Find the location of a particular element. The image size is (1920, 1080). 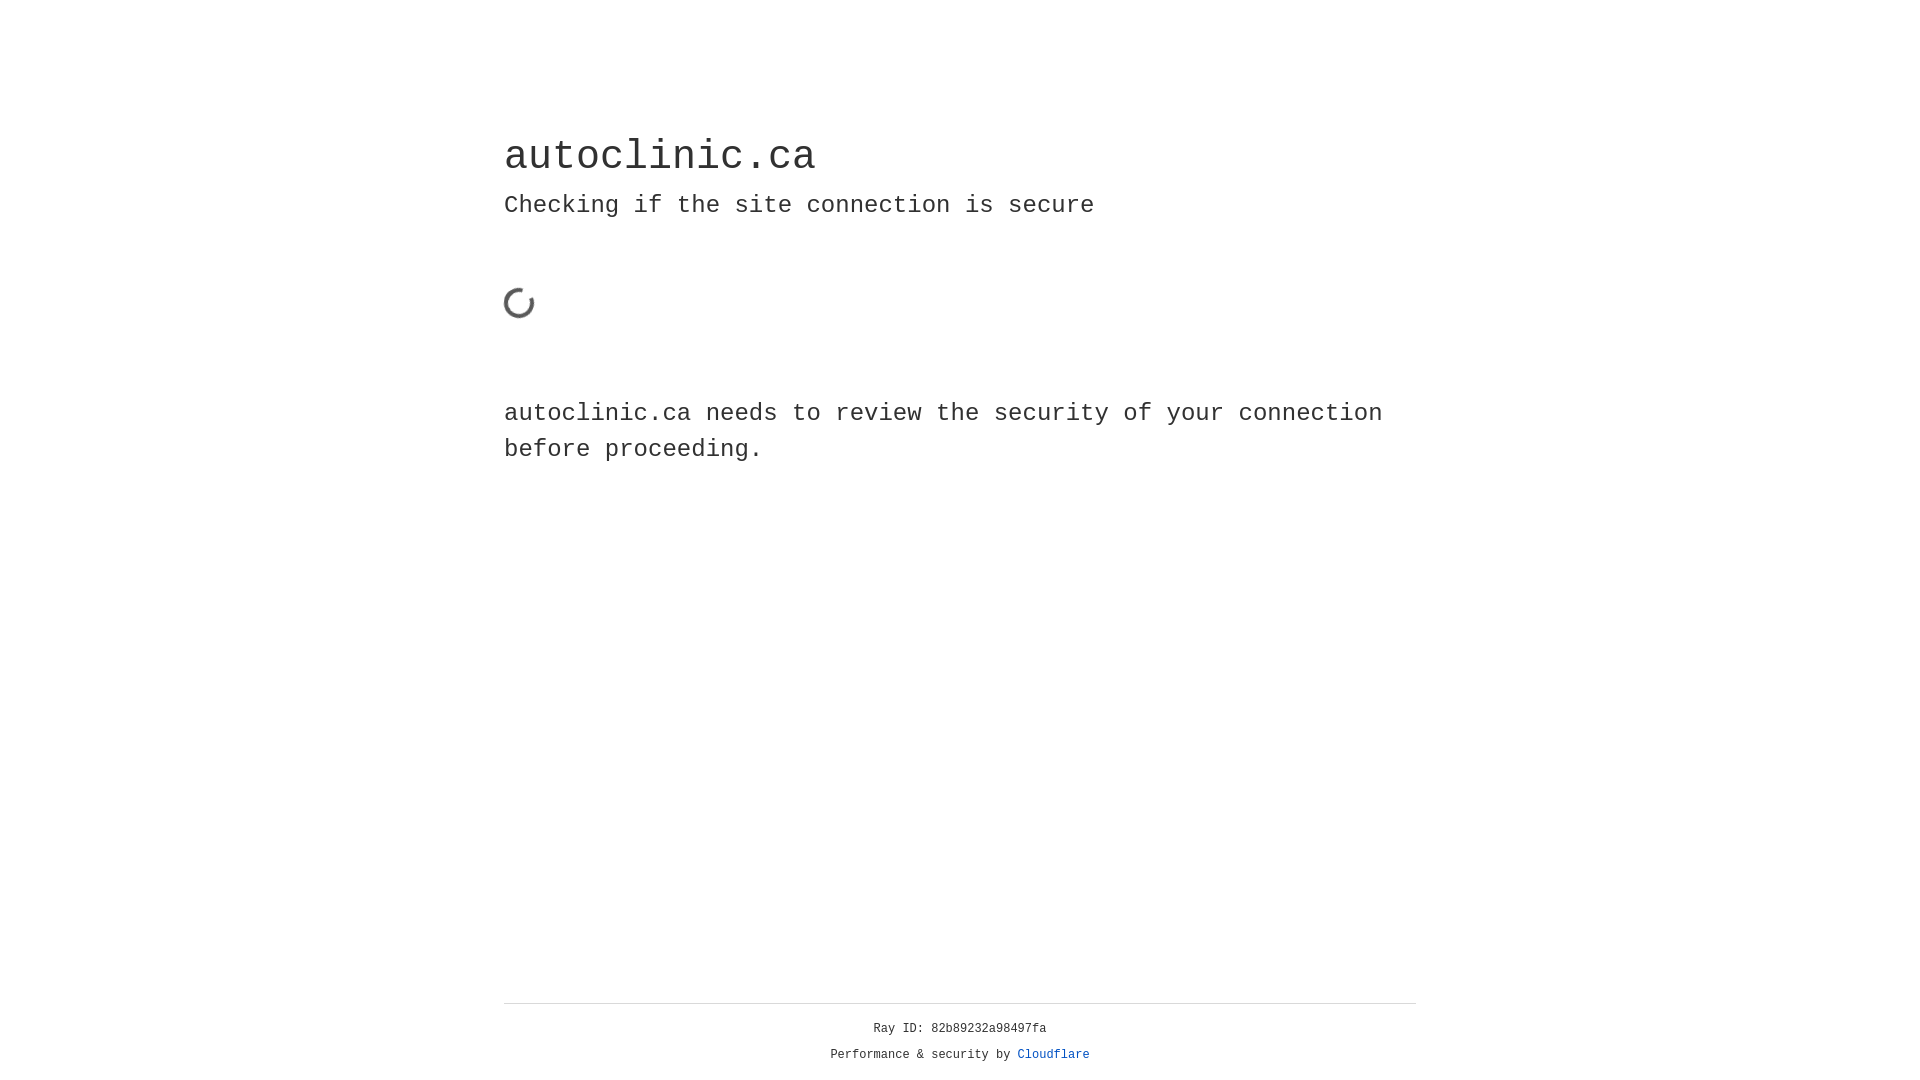

'Cloudflare' is located at coordinates (1053, 1054).